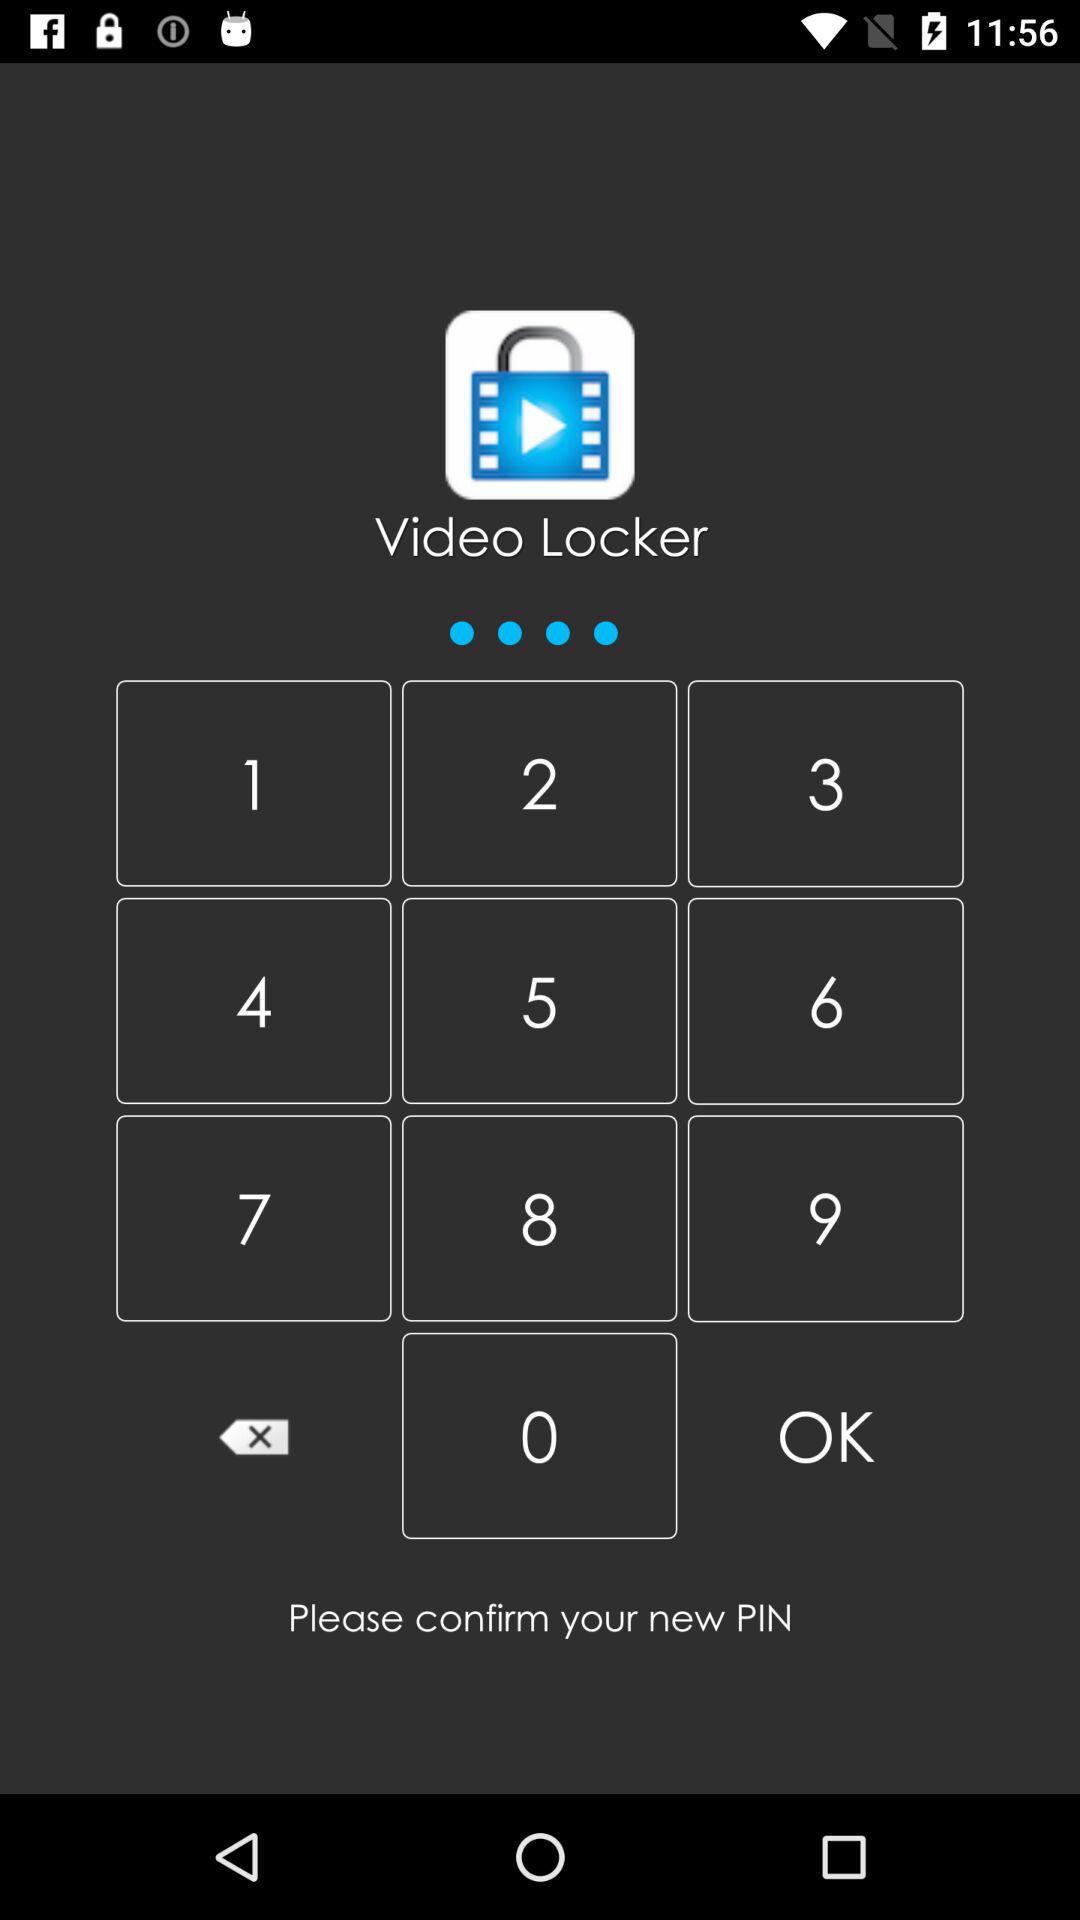 This screenshot has height=1920, width=1080. I want to click on backspace entry, so click(252, 1434).